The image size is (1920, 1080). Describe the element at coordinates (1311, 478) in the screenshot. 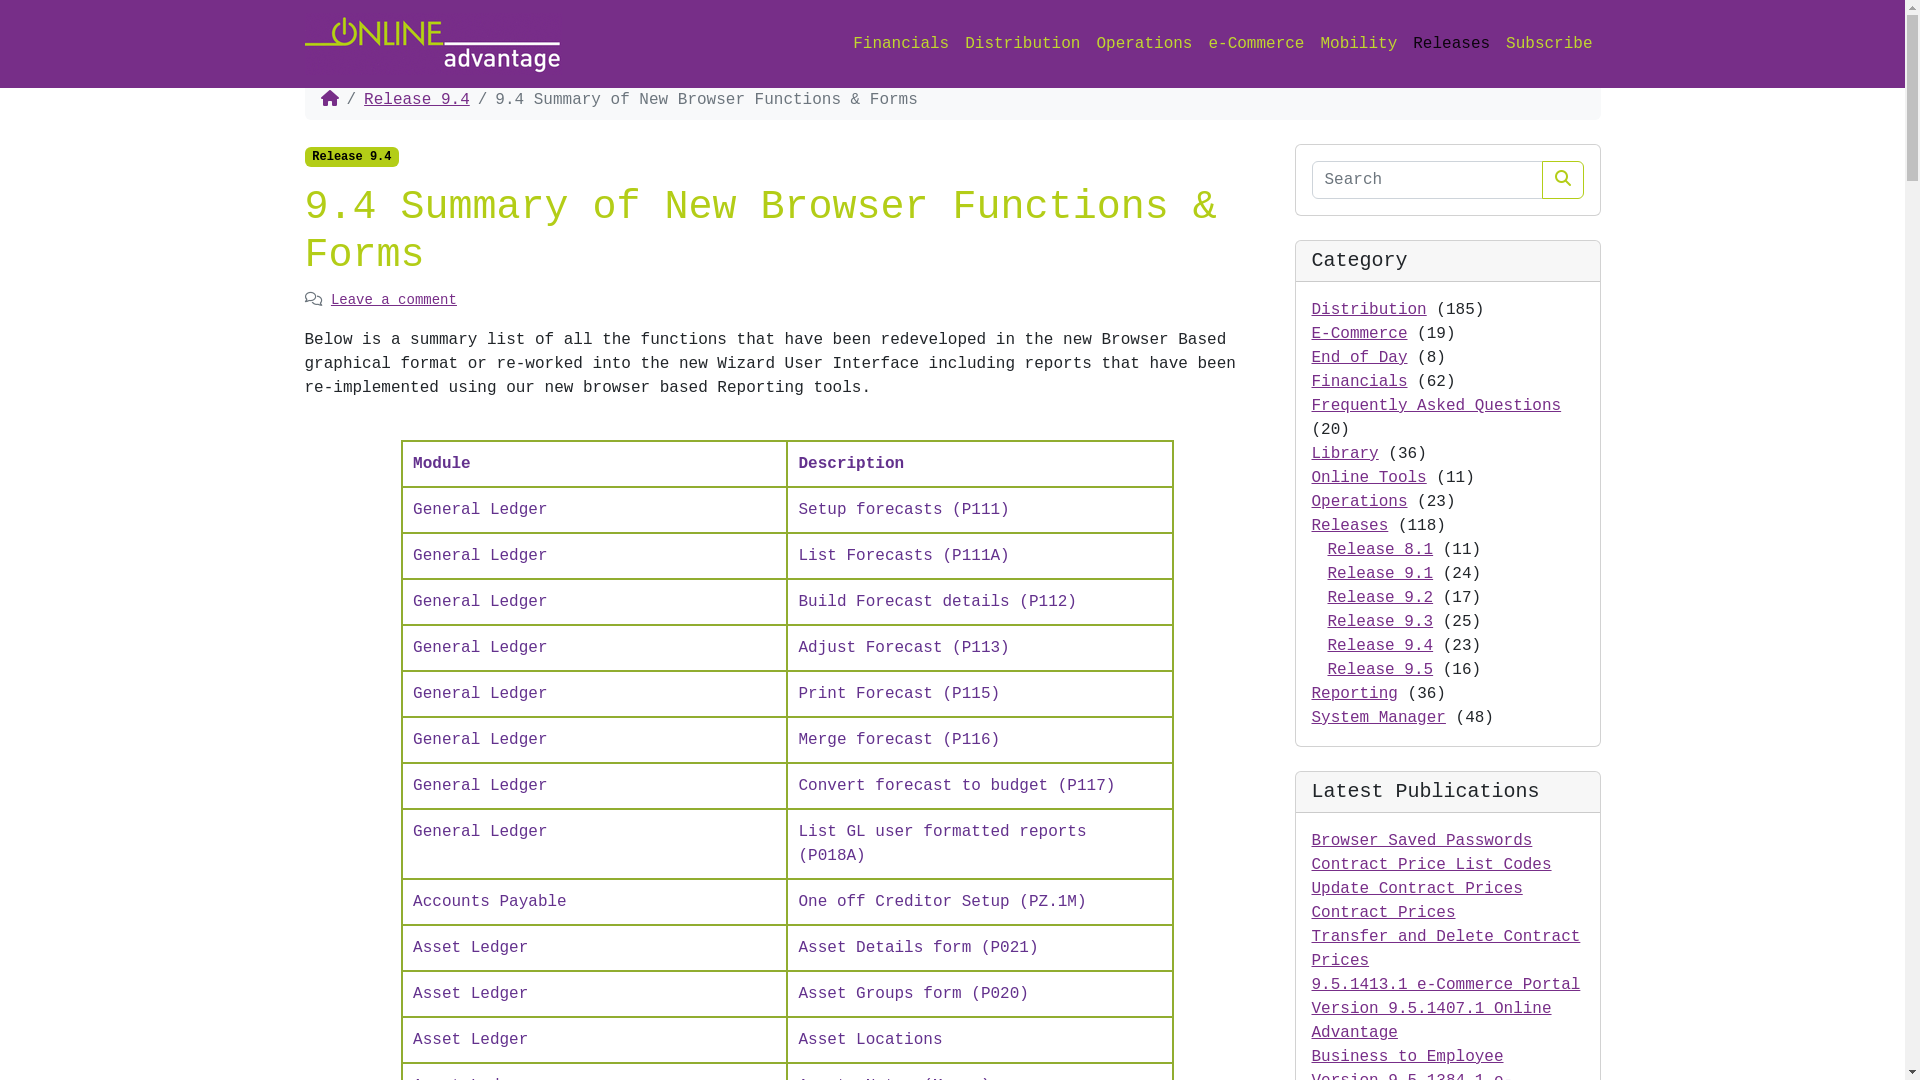

I see `'Online Tools'` at that location.